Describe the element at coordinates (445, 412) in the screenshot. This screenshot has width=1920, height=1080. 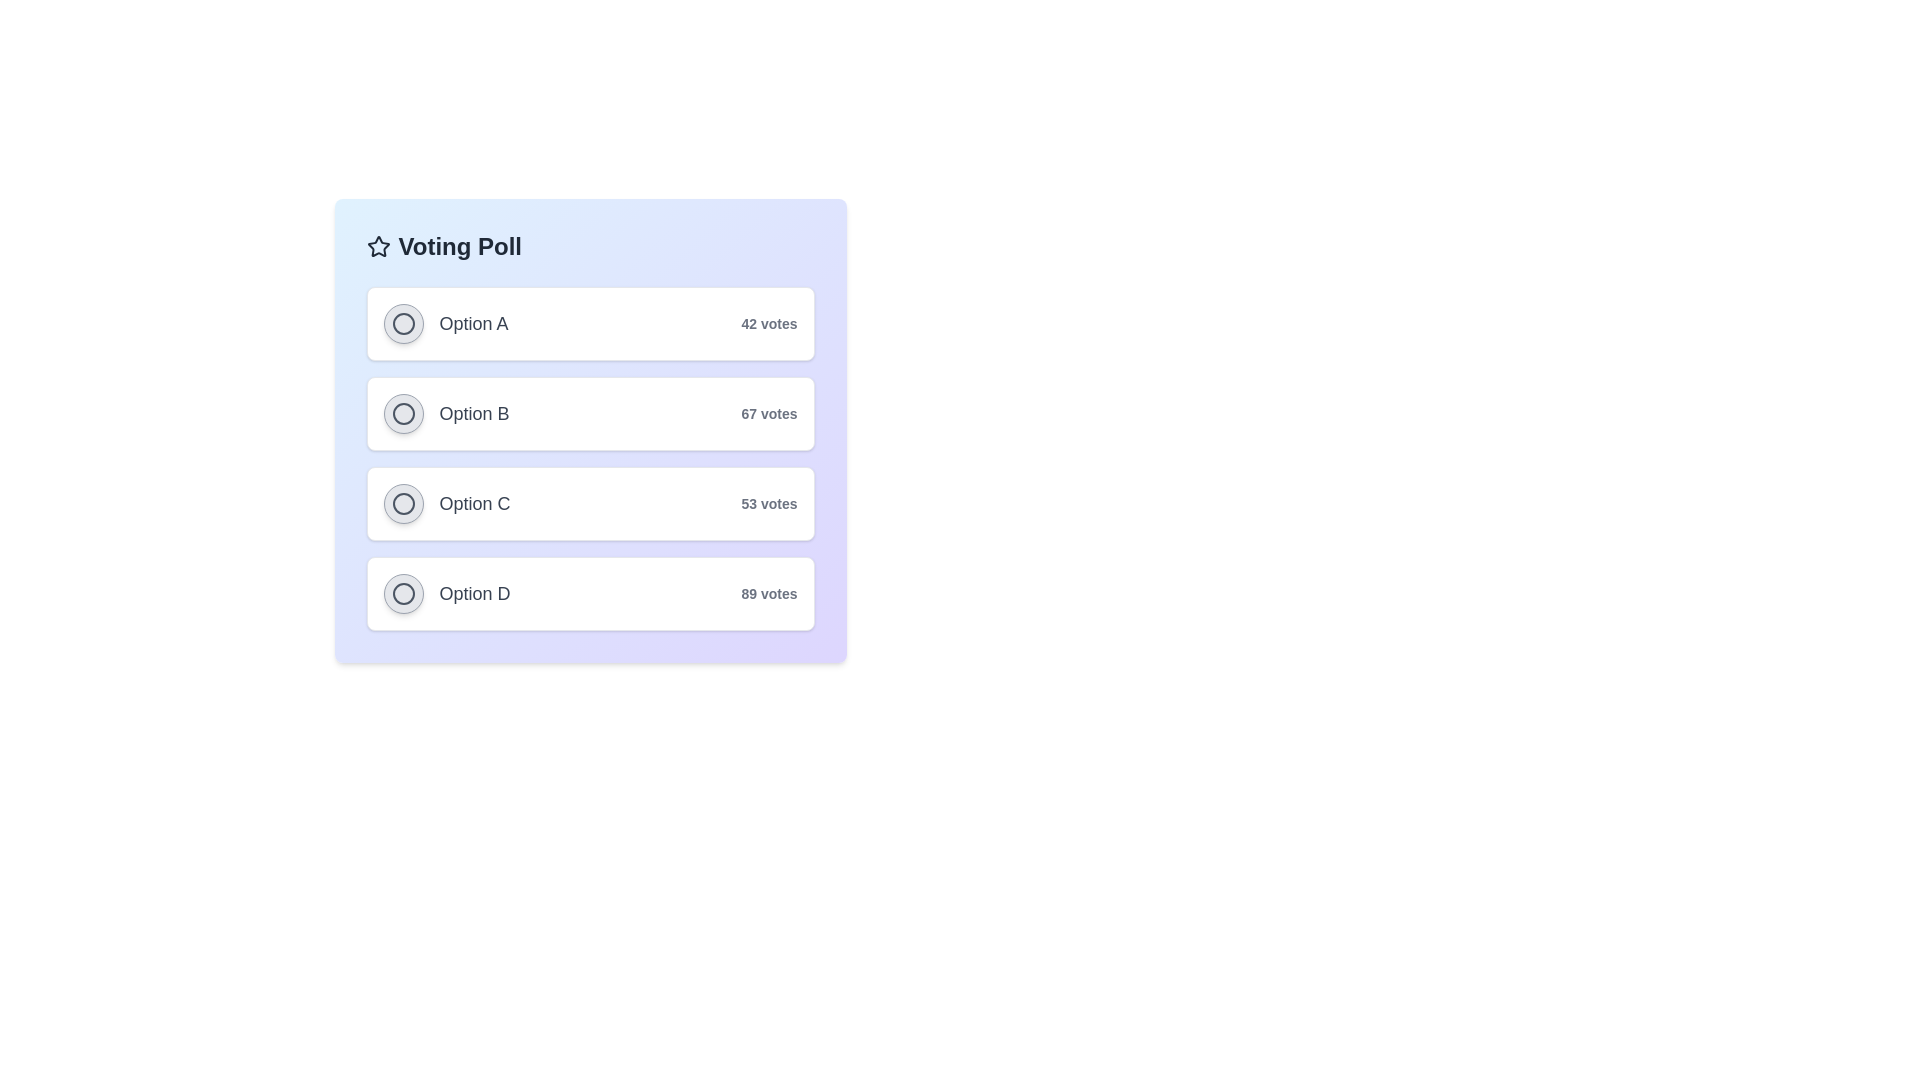
I see `the circular button for 'Option B' in the voting poll interface` at that location.